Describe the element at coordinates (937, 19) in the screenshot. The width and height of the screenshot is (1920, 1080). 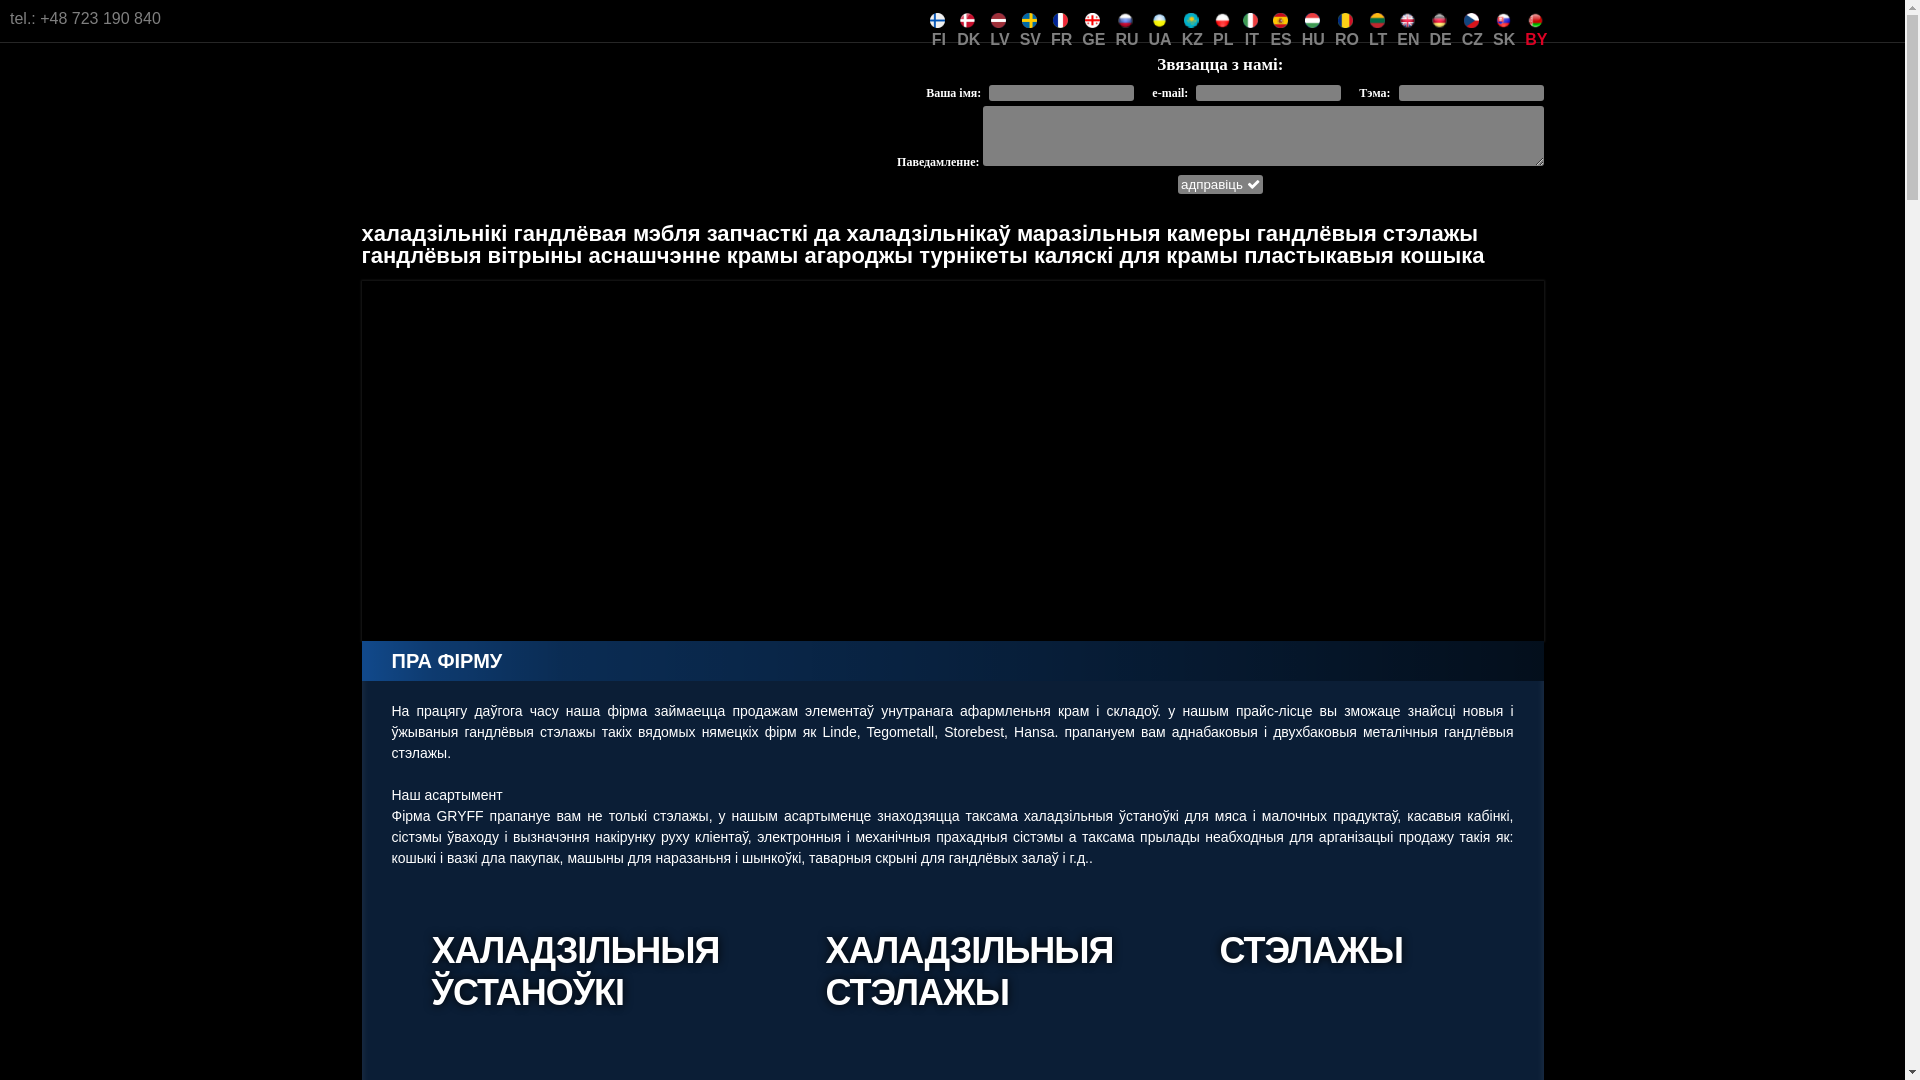
I see `'FI'` at that location.